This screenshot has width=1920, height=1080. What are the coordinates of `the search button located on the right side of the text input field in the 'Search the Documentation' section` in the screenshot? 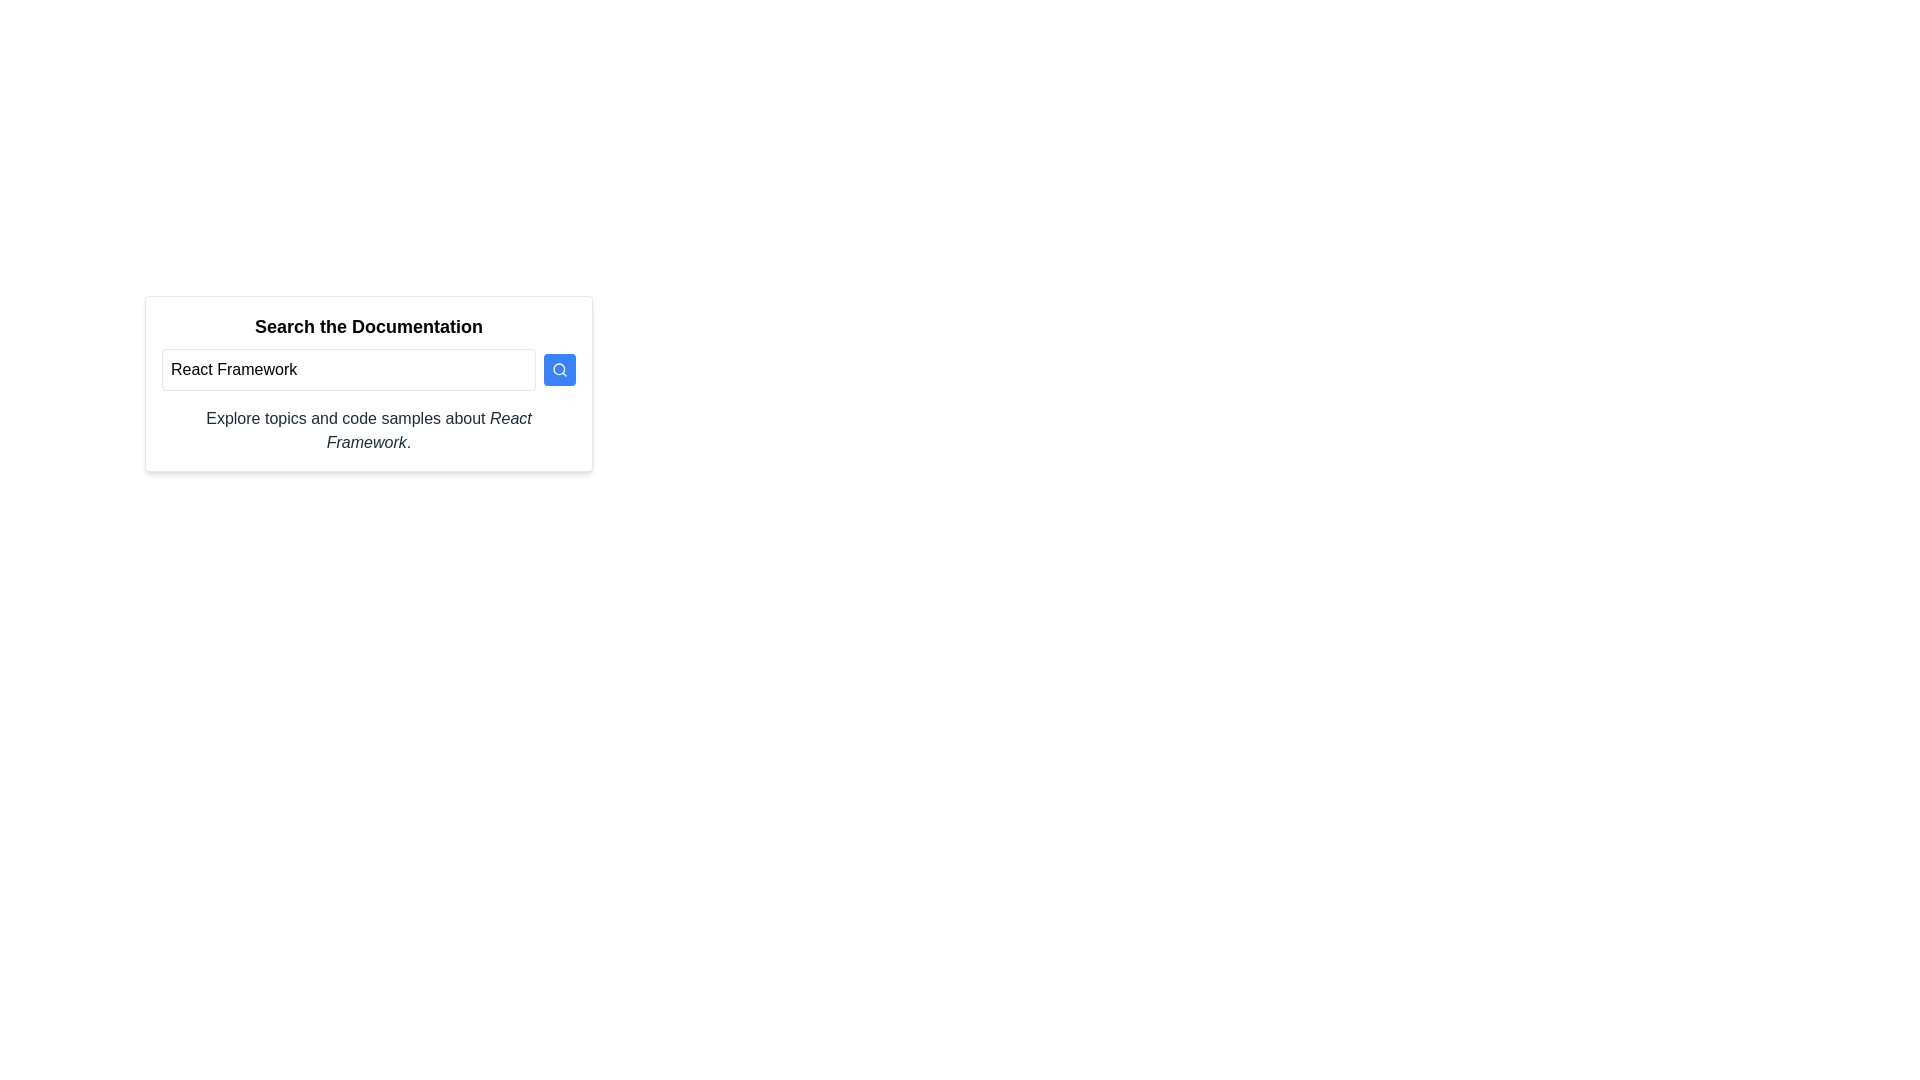 It's located at (560, 370).